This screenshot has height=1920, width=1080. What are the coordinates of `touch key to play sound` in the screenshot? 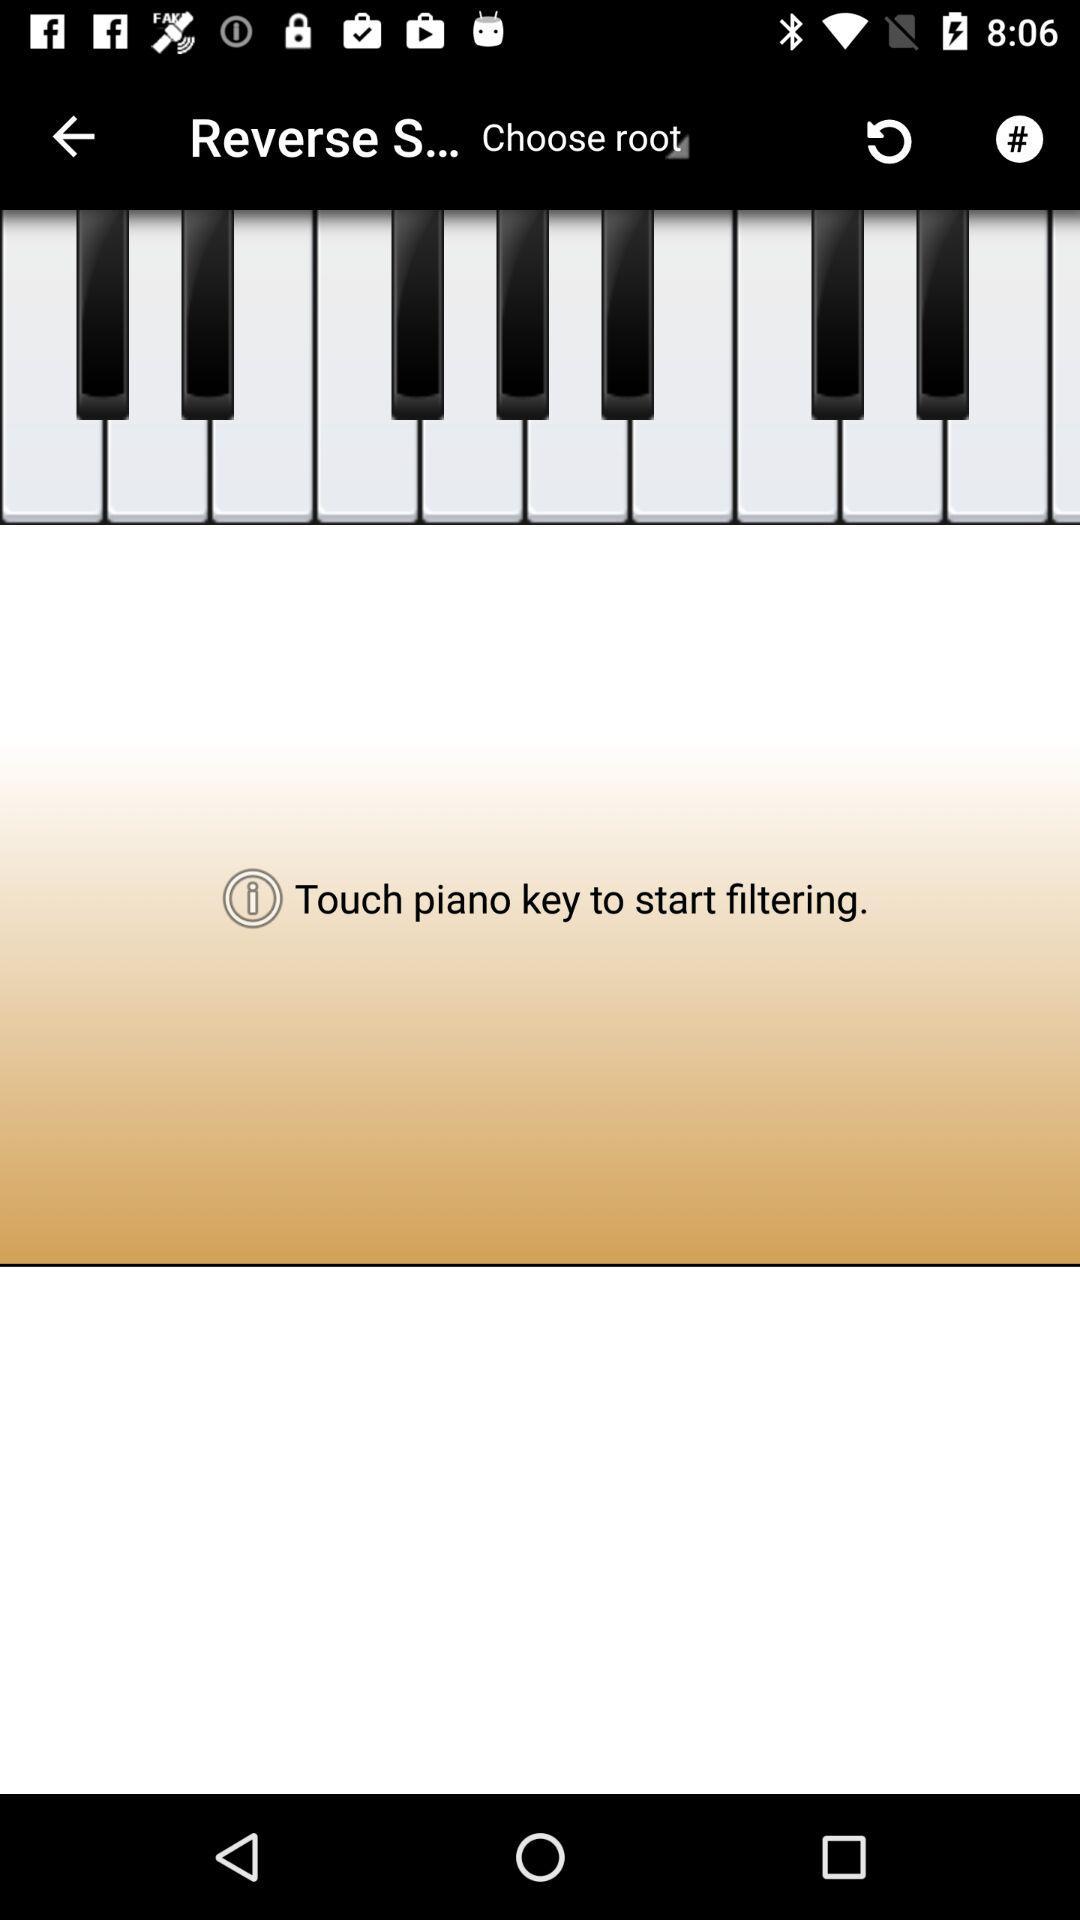 It's located at (472, 367).